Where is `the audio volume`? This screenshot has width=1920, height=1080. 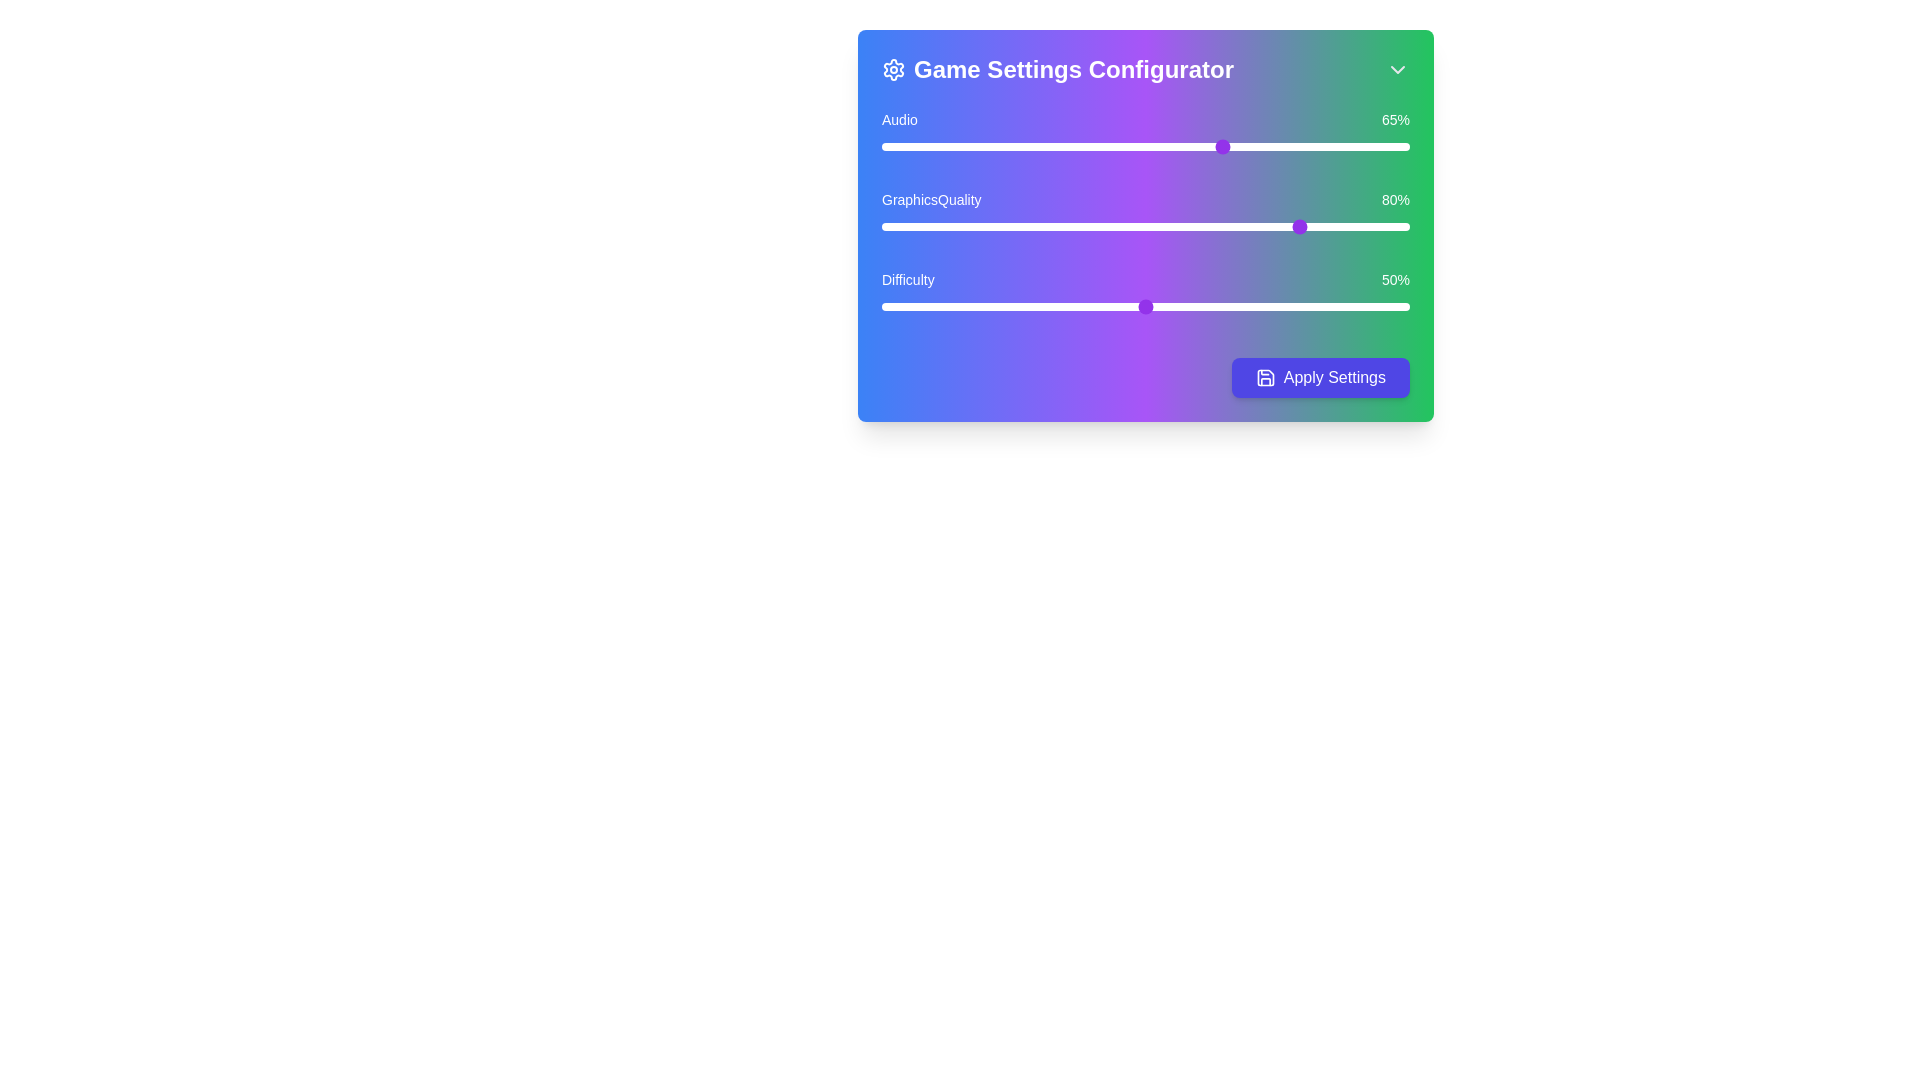
the audio volume is located at coordinates (1146, 145).